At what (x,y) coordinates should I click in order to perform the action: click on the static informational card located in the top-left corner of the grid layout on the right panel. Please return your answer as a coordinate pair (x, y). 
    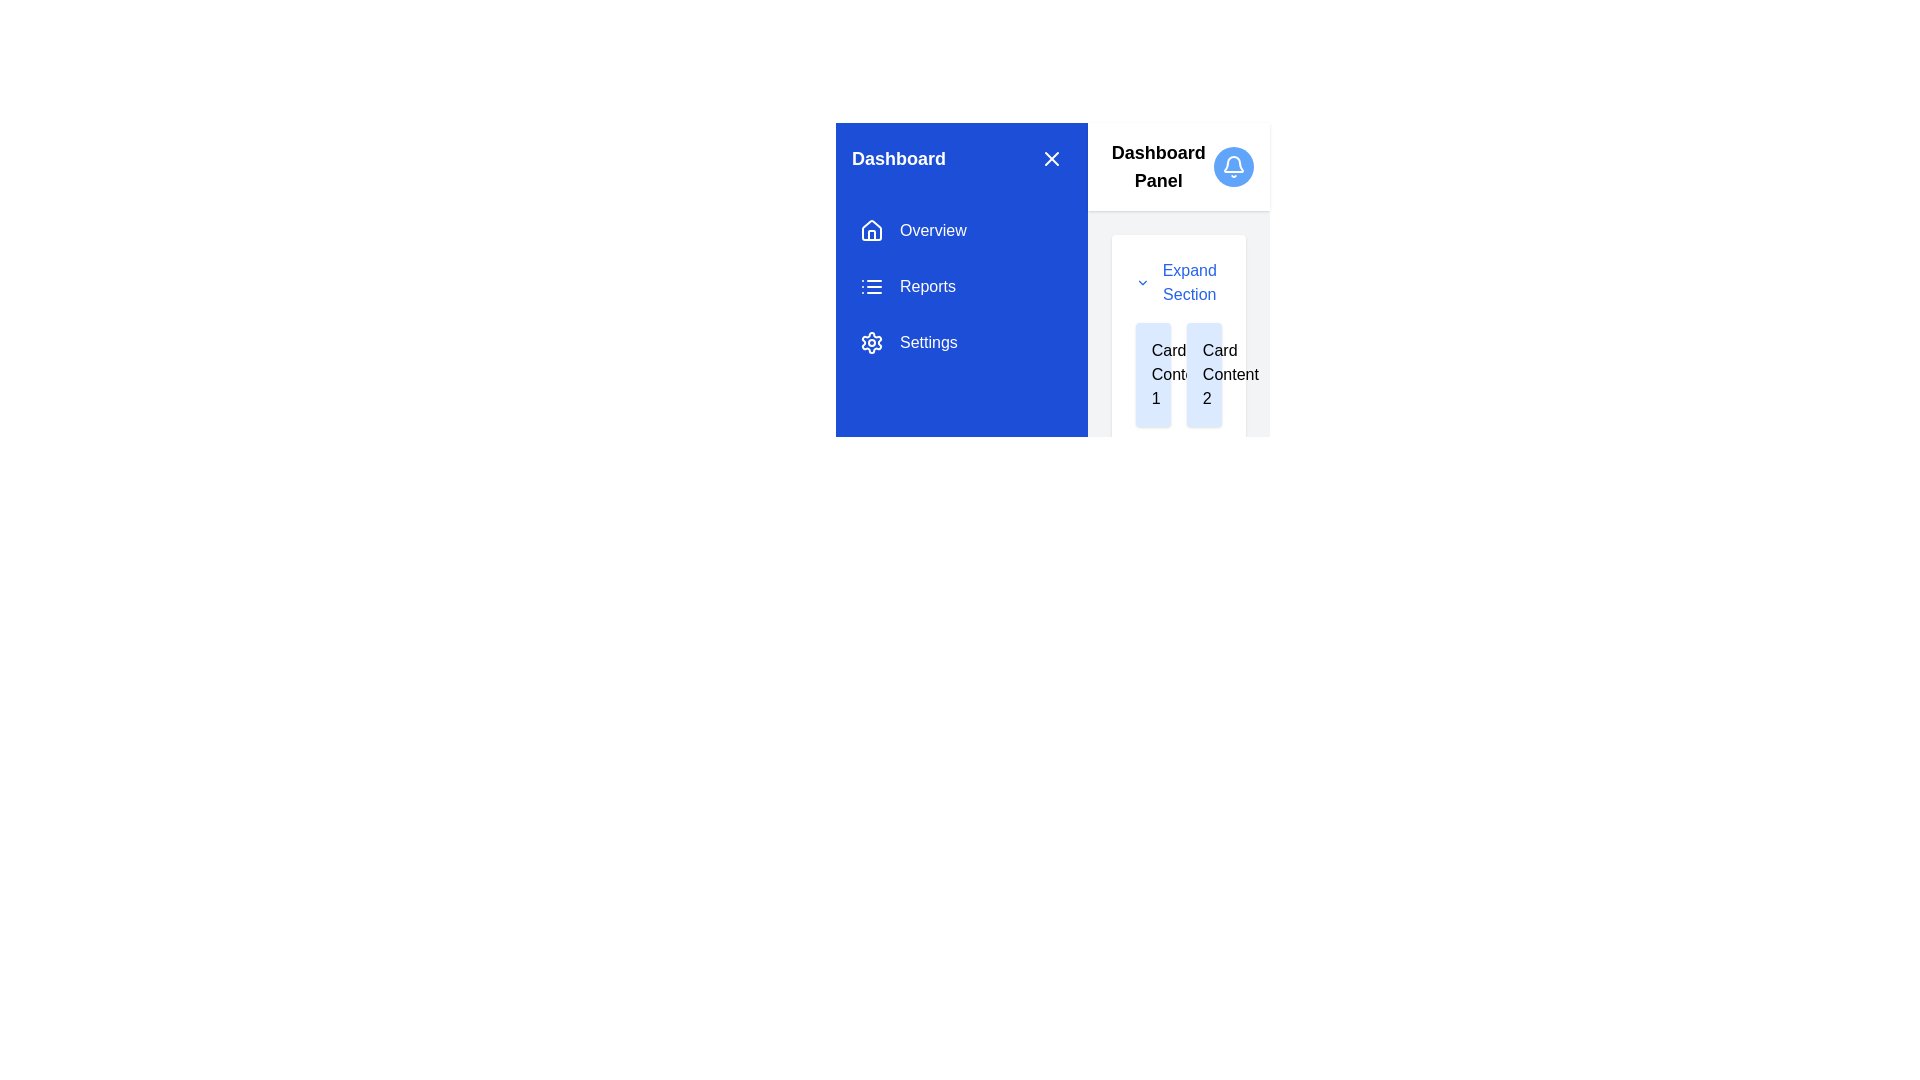
    Looking at the image, I should click on (1153, 374).